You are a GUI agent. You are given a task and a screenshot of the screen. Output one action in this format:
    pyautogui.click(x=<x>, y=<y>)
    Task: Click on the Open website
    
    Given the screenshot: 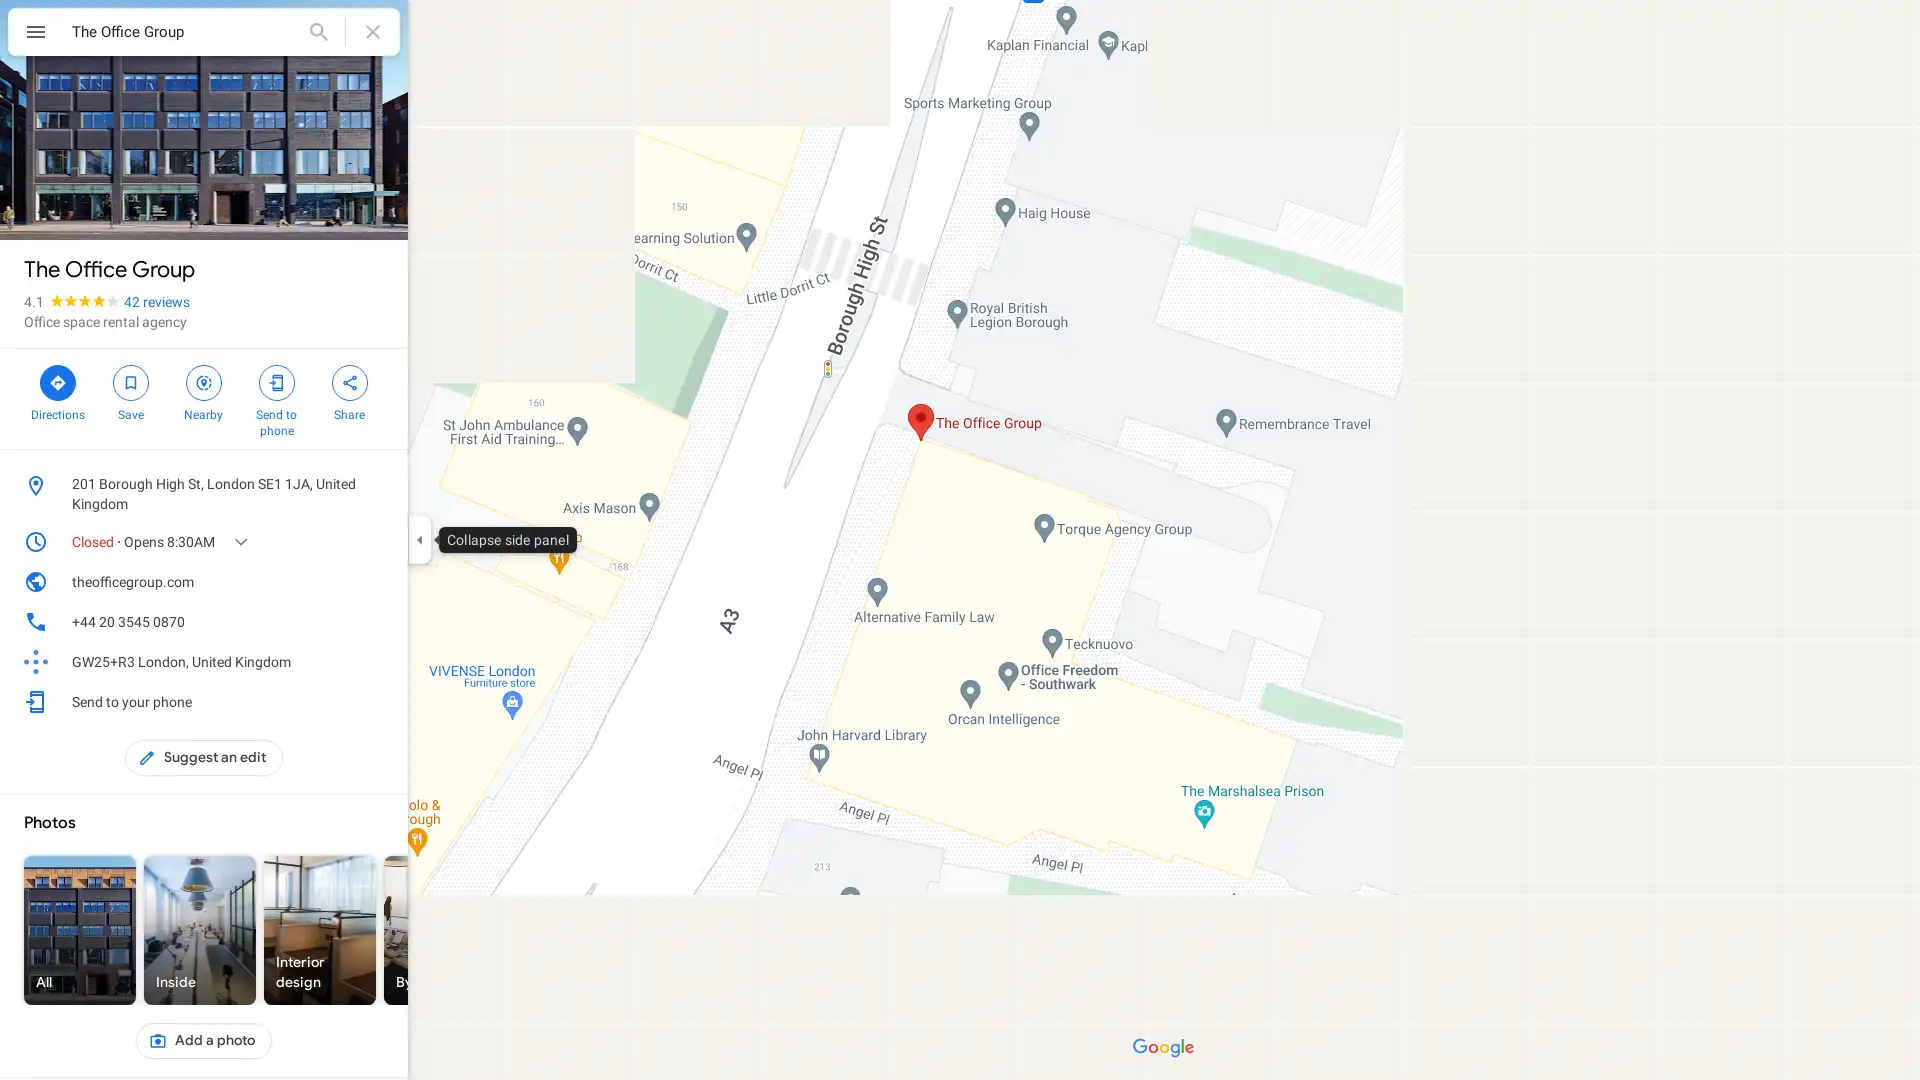 What is the action you would take?
    pyautogui.click(x=344, y=582)
    